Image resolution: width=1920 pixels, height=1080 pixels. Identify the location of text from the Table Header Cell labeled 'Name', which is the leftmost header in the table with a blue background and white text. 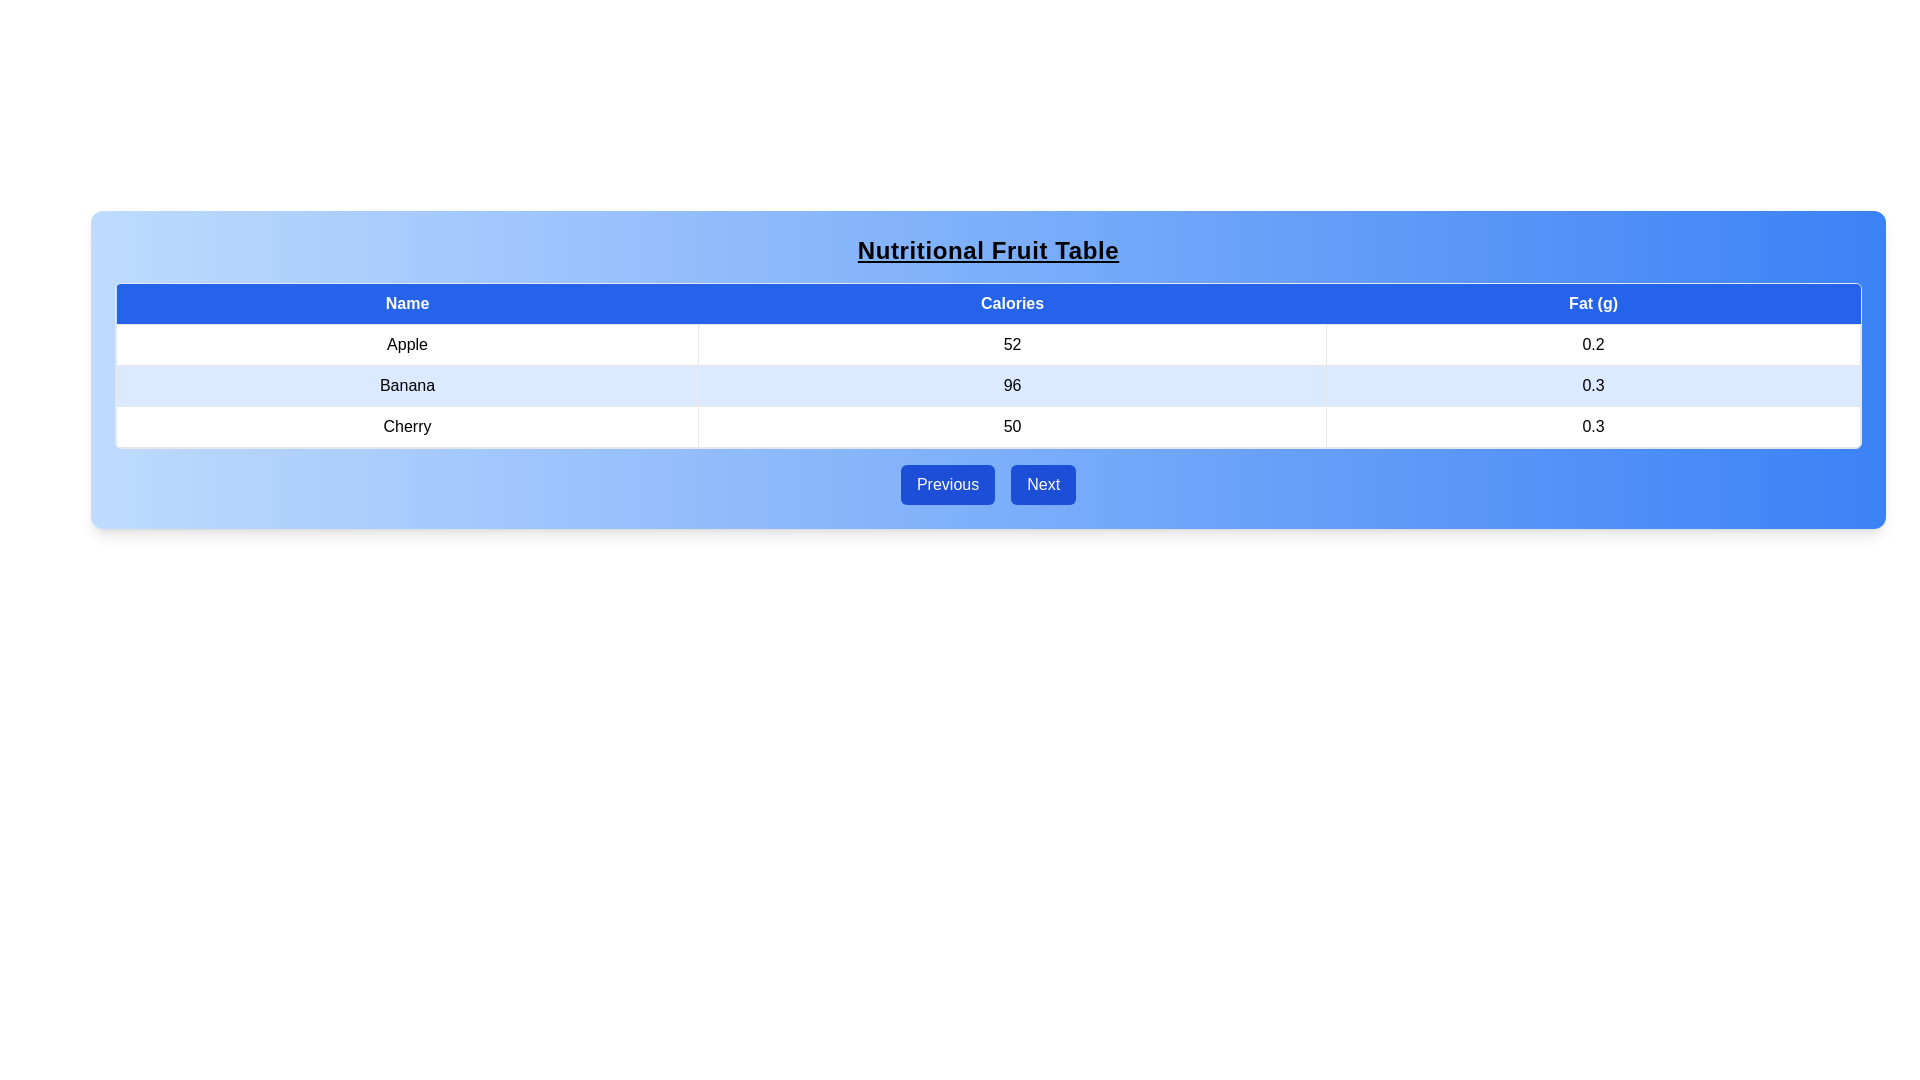
(406, 304).